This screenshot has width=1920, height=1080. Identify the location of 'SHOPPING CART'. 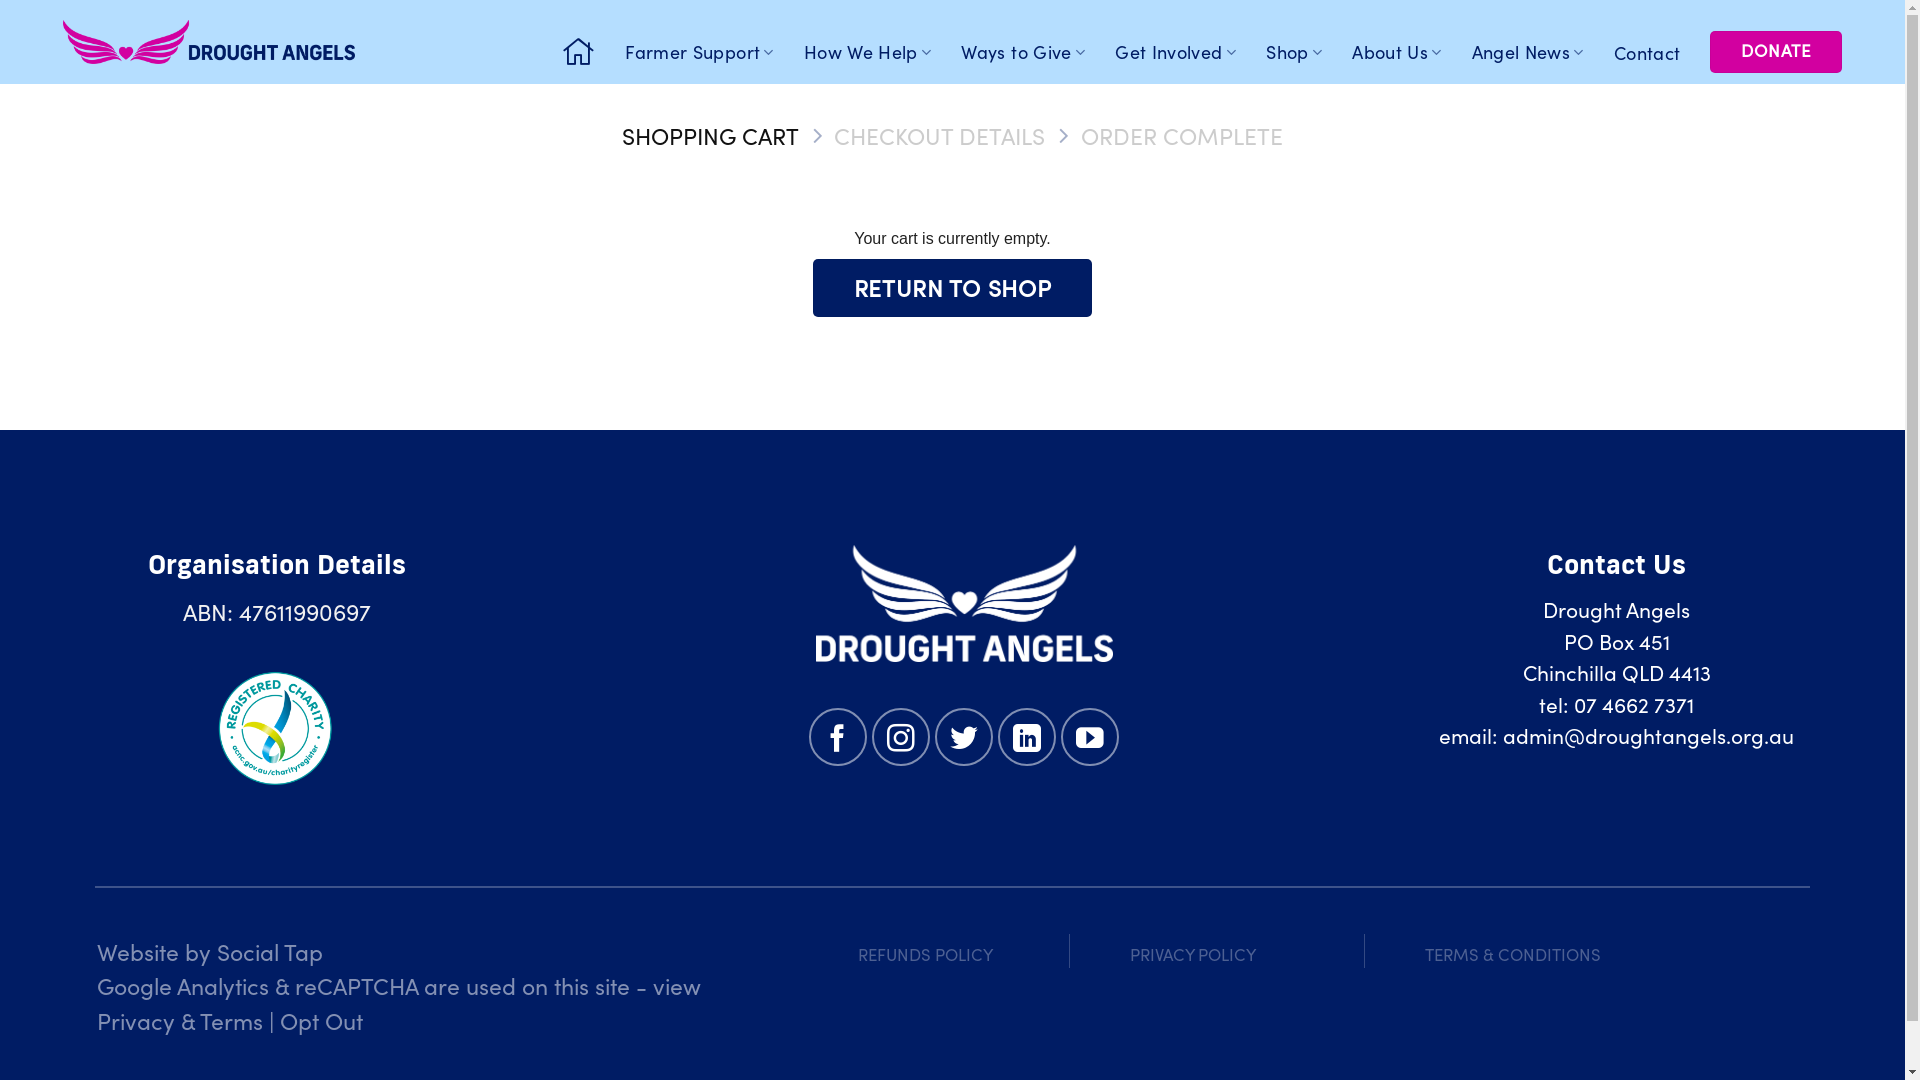
(710, 135).